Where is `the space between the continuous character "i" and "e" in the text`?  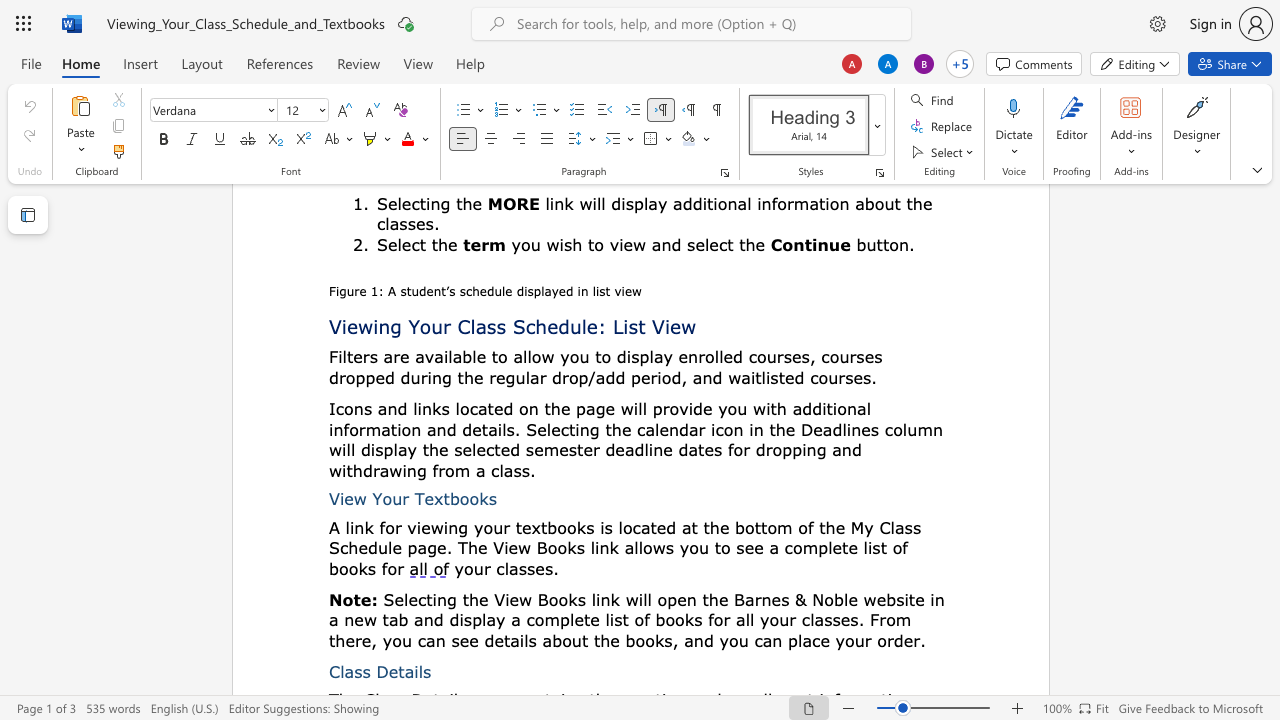 the space between the continuous character "i" and "e" in the text is located at coordinates (421, 526).